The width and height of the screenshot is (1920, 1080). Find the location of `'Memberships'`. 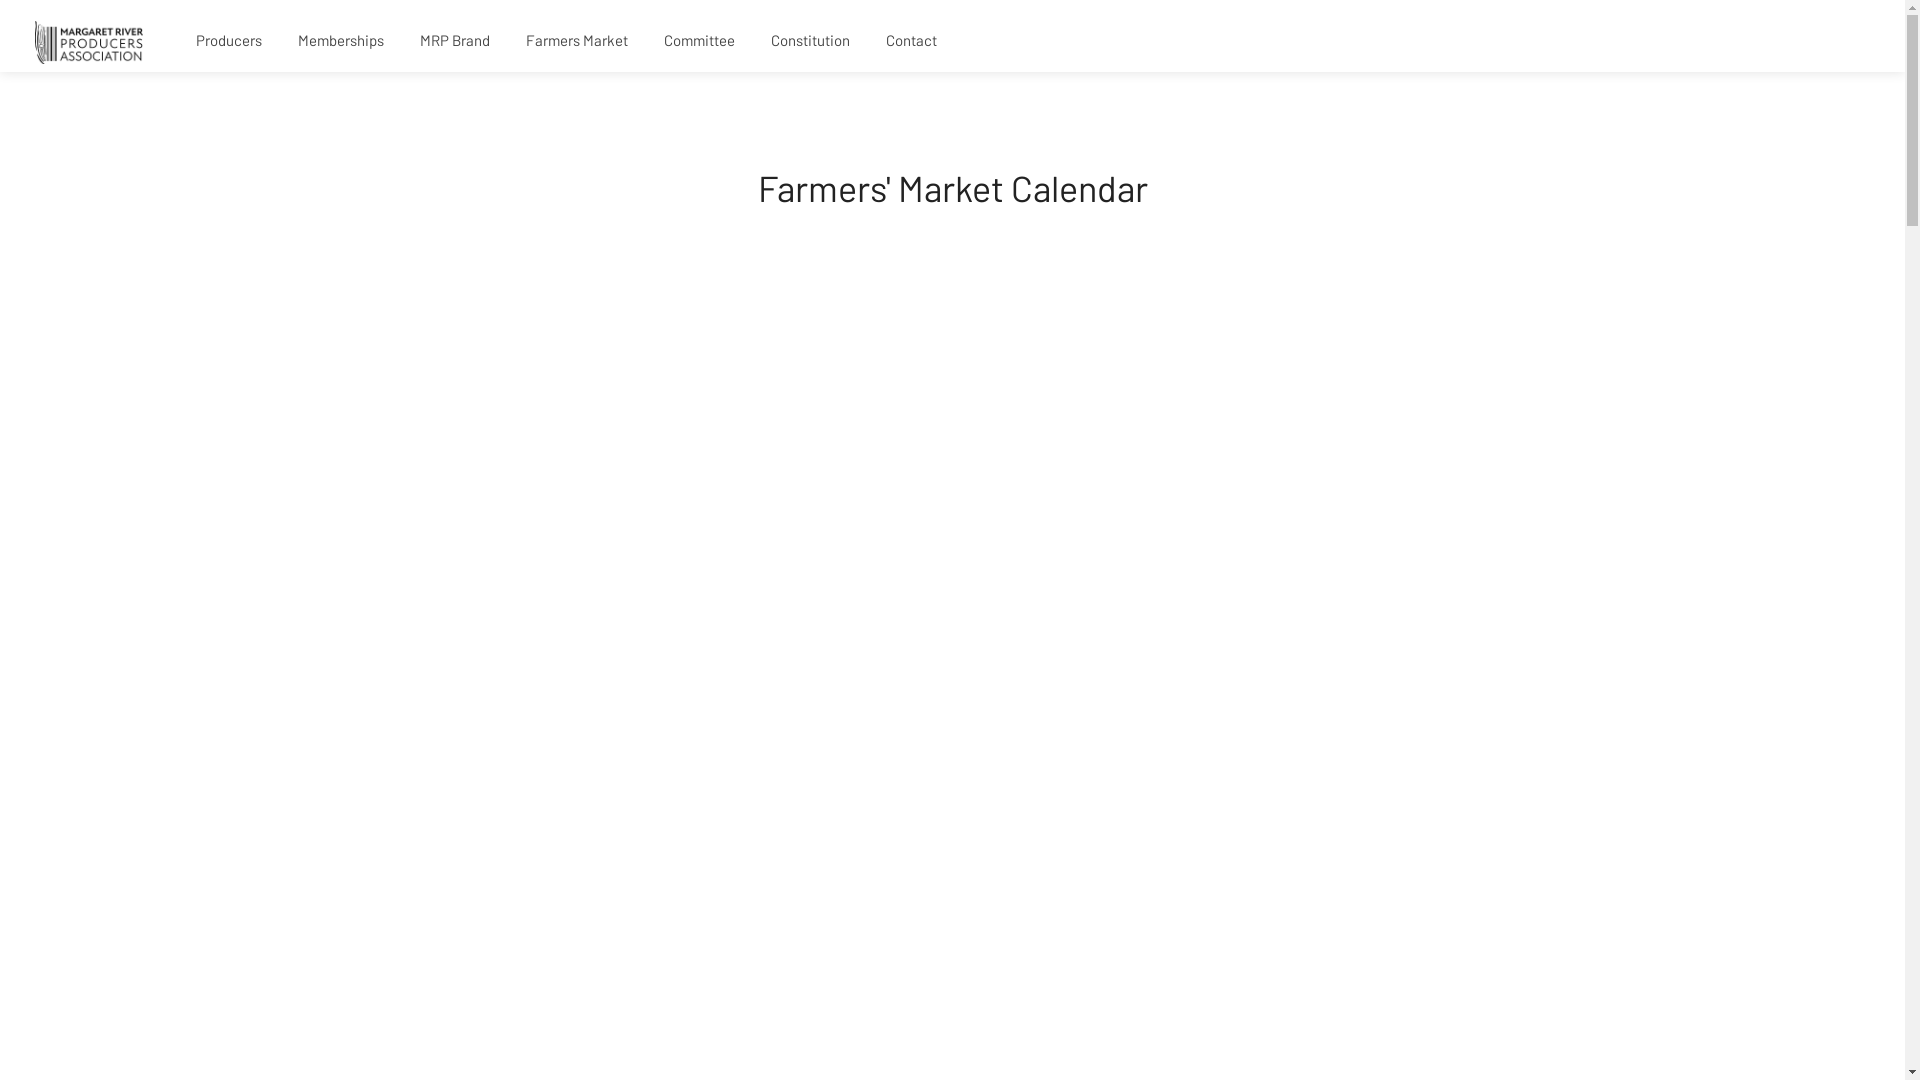

'Memberships' is located at coordinates (340, 41).